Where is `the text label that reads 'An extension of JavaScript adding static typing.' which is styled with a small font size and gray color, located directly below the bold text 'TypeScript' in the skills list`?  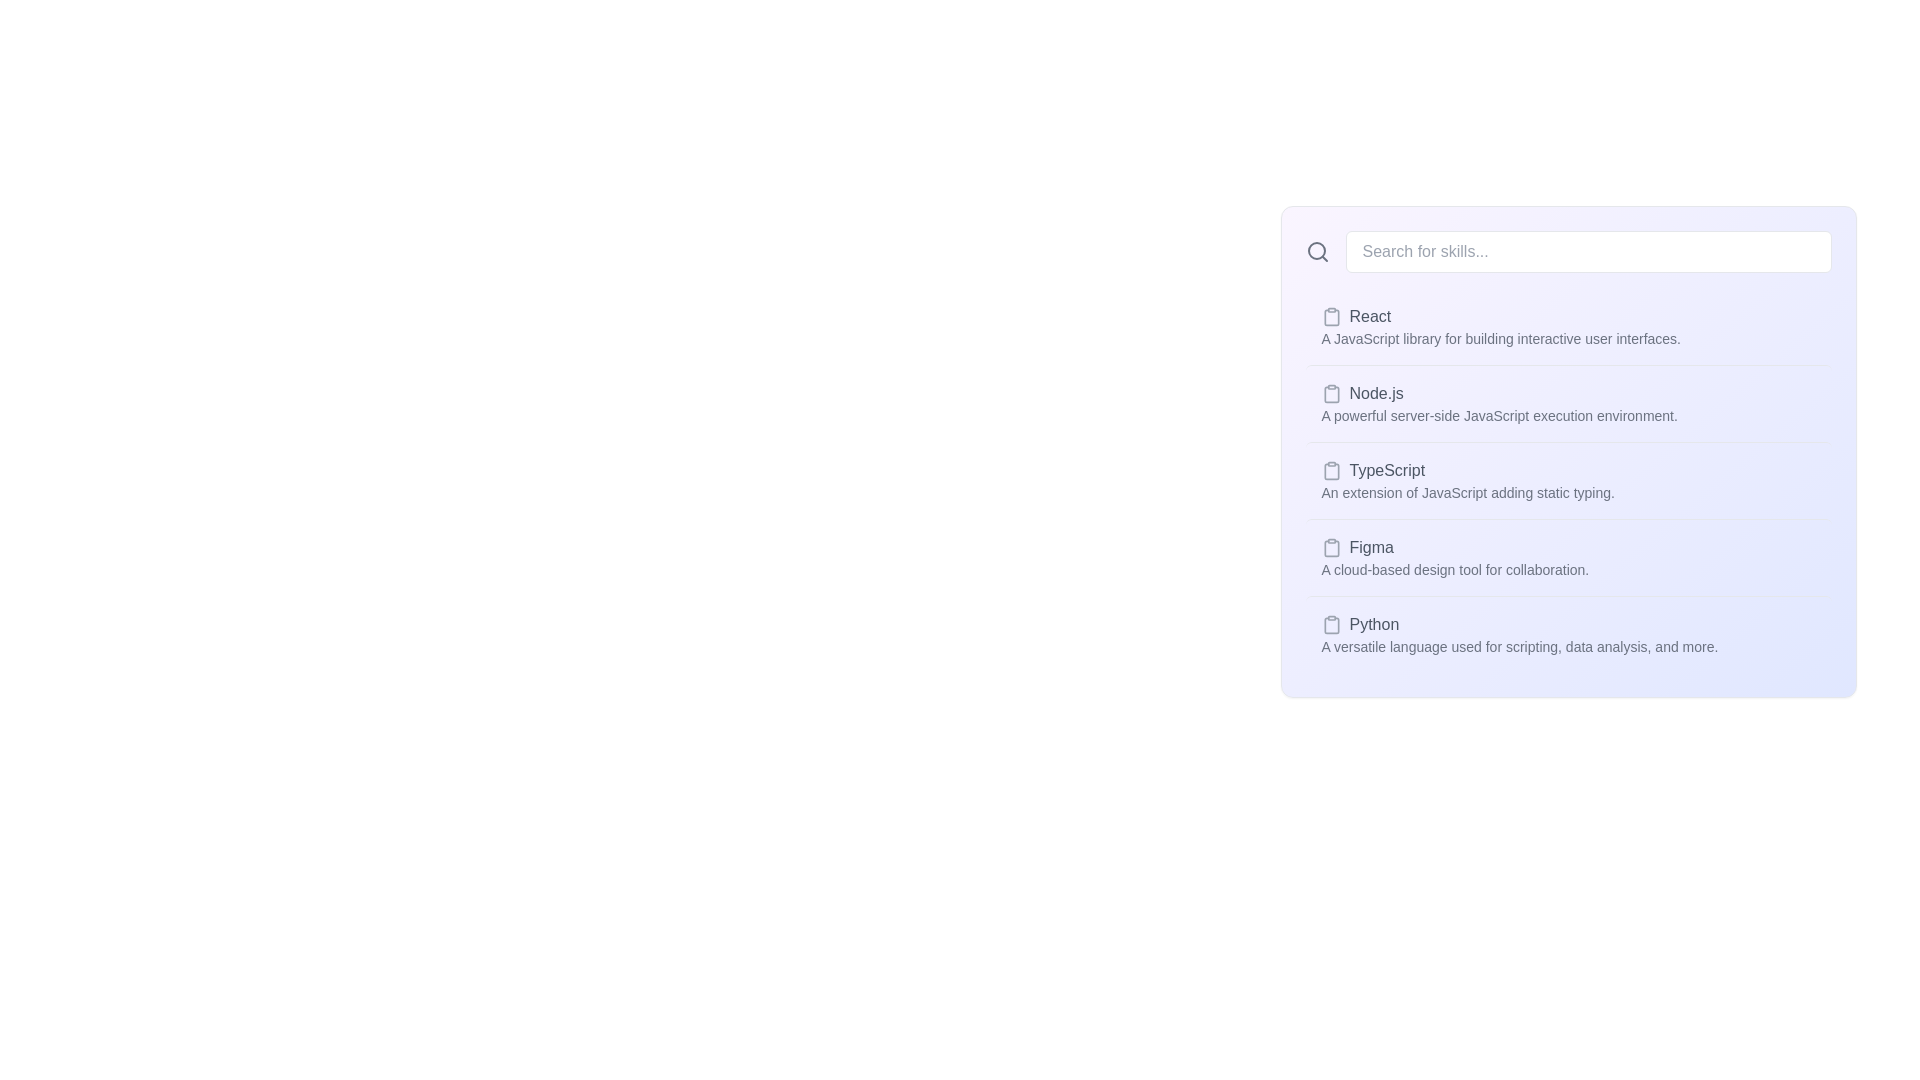
the text label that reads 'An extension of JavaScript adding static typing.' which is styled with a small font size and gray color, located directly below the bold text 'TypeScript' in the skills list is located at coordinates (1468, 493).